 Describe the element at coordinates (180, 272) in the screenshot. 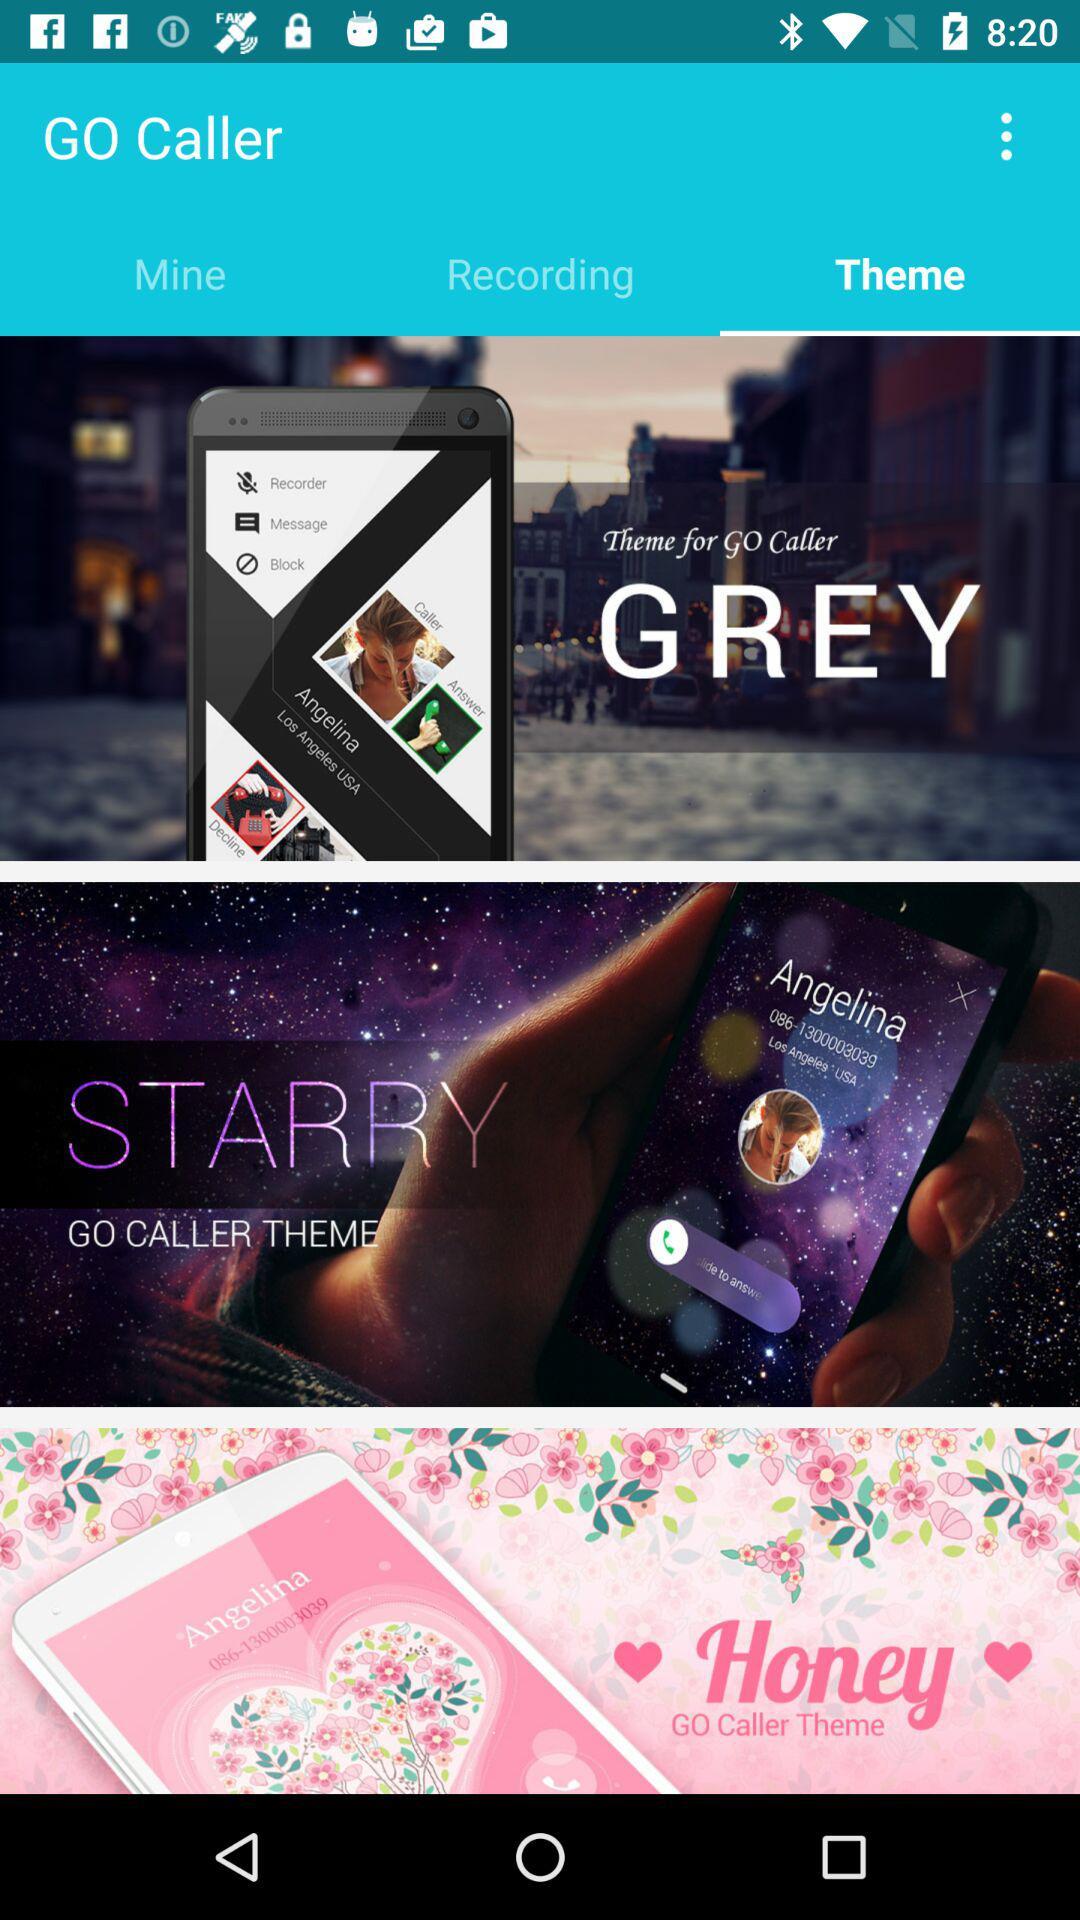

I see `the mine at the top left corner` at that location.